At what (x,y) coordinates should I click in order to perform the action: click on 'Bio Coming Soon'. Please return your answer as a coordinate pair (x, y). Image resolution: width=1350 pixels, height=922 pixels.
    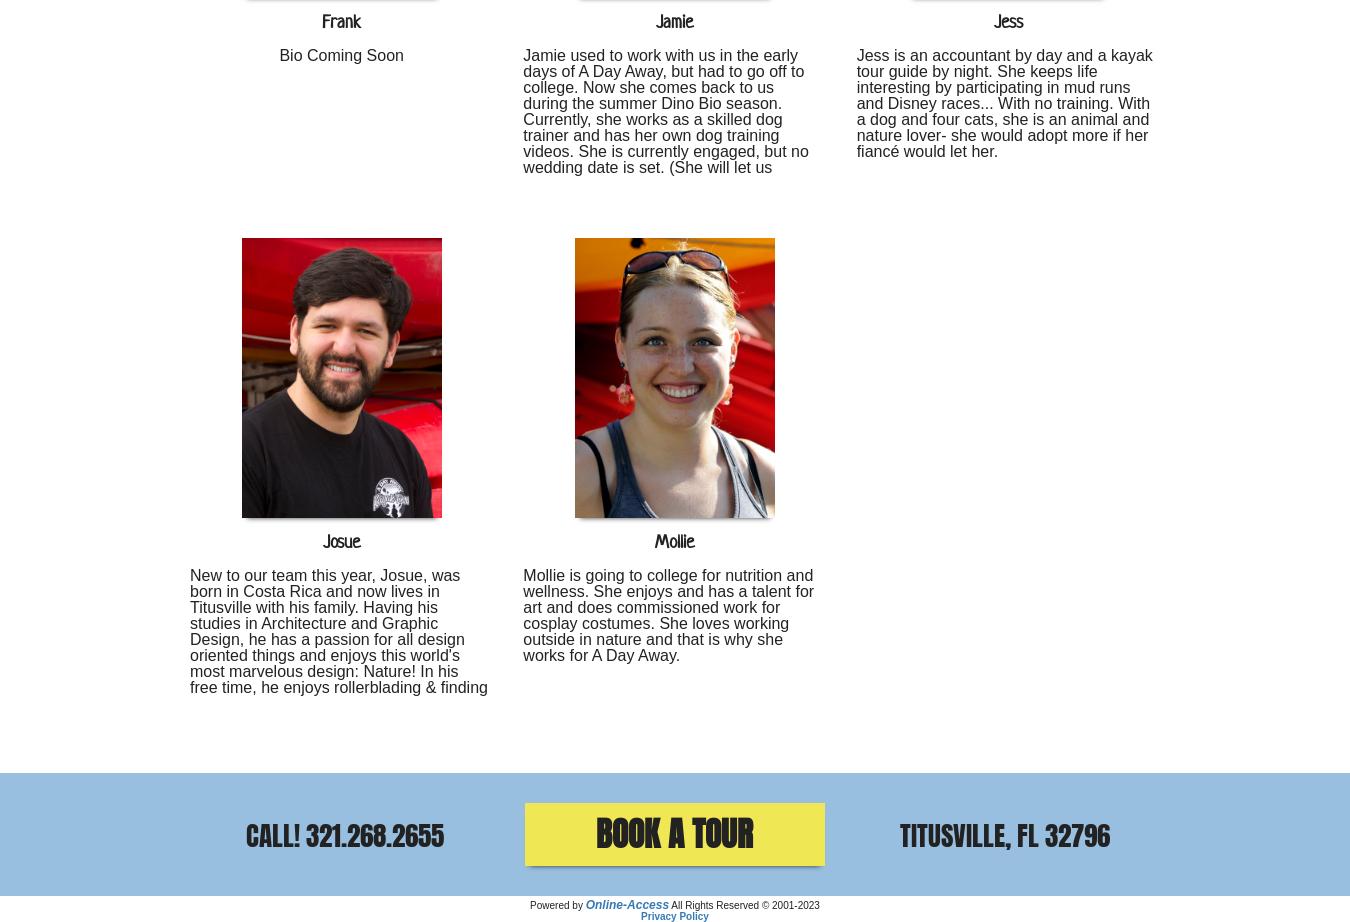
    Looking at the image, I should click on (341, 54).